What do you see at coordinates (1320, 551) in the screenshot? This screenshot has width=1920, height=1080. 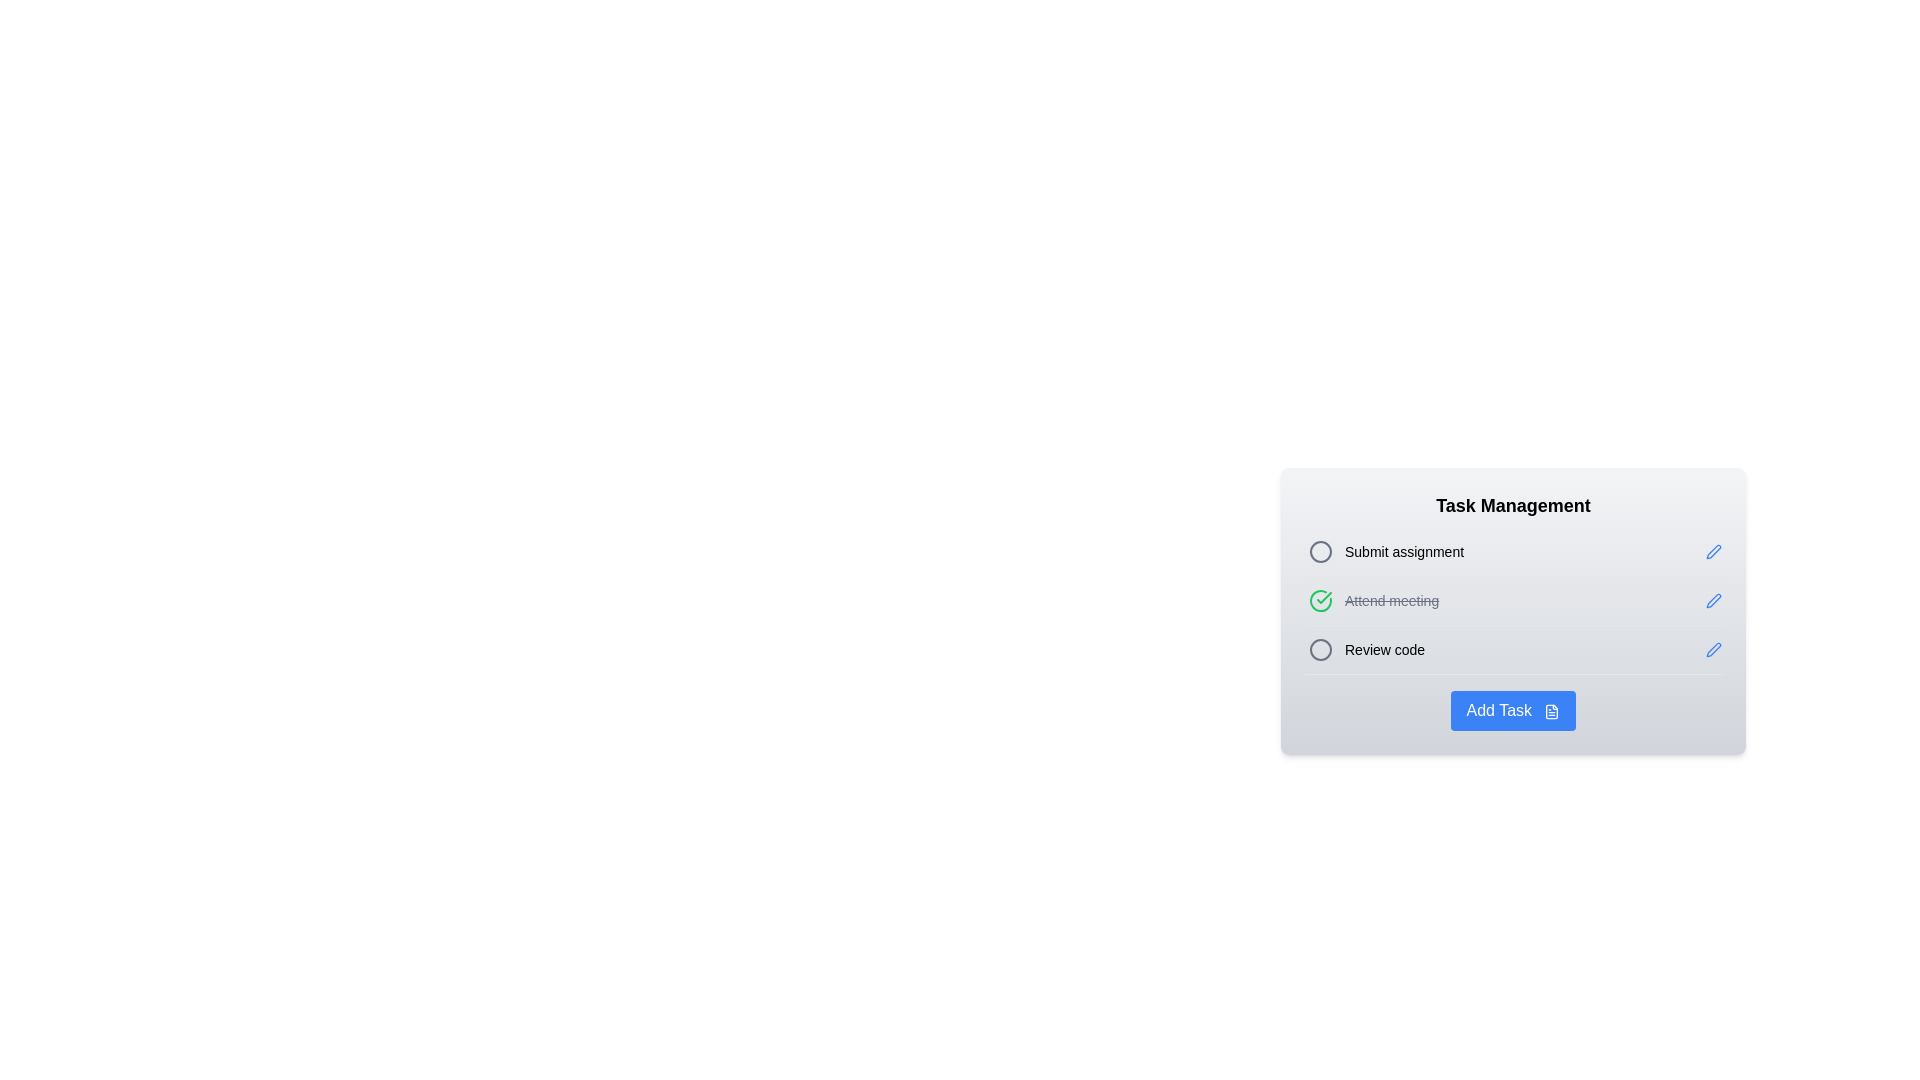 I see `the unselected radio button located to the left of the 'Submit assignment' task in the task management list` at bounding box center [1320, 551].